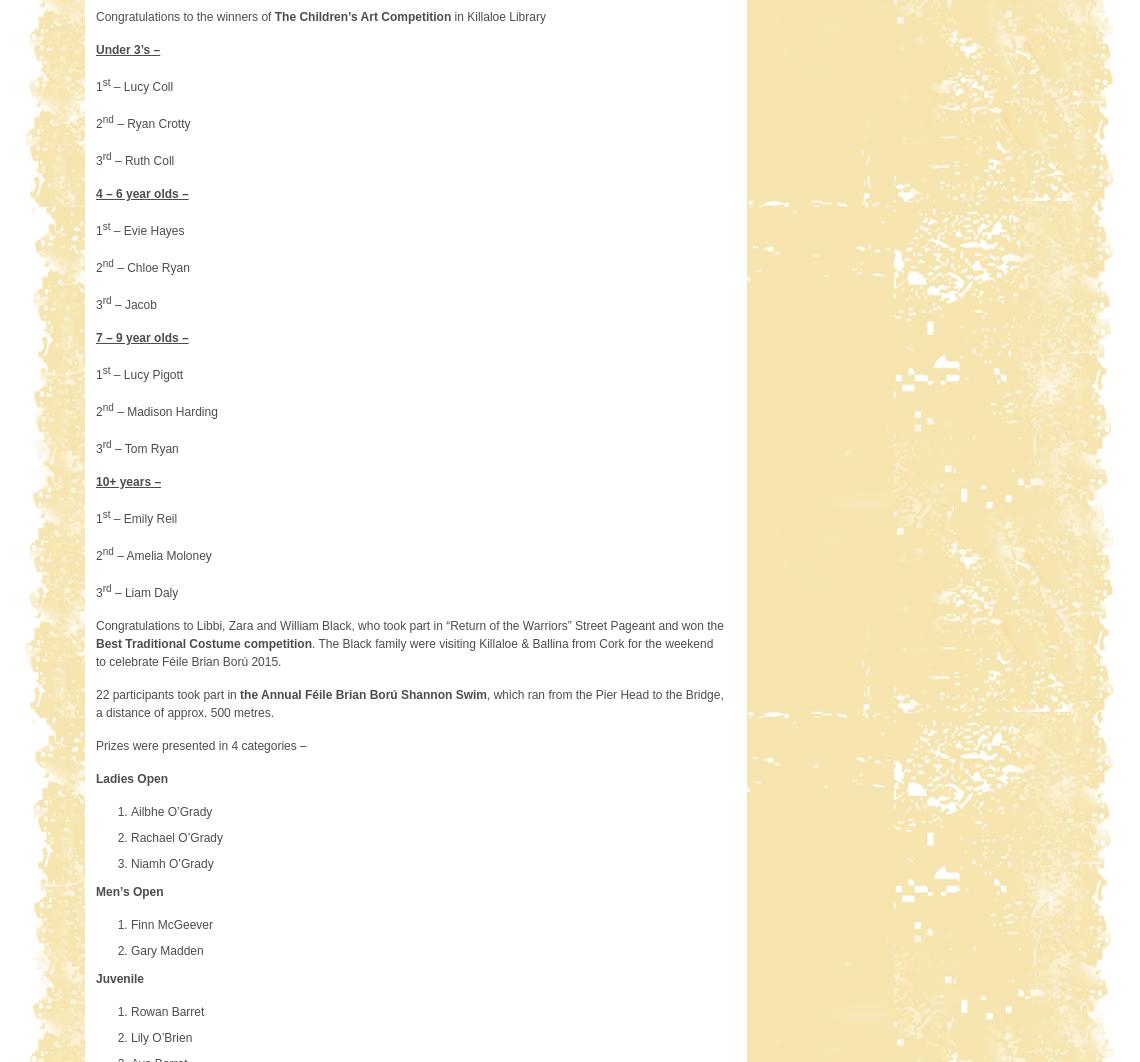 The height and width of the screenshot is (1062, 1140). I want to click on 'Rowan Barret', so click(167, 1010).